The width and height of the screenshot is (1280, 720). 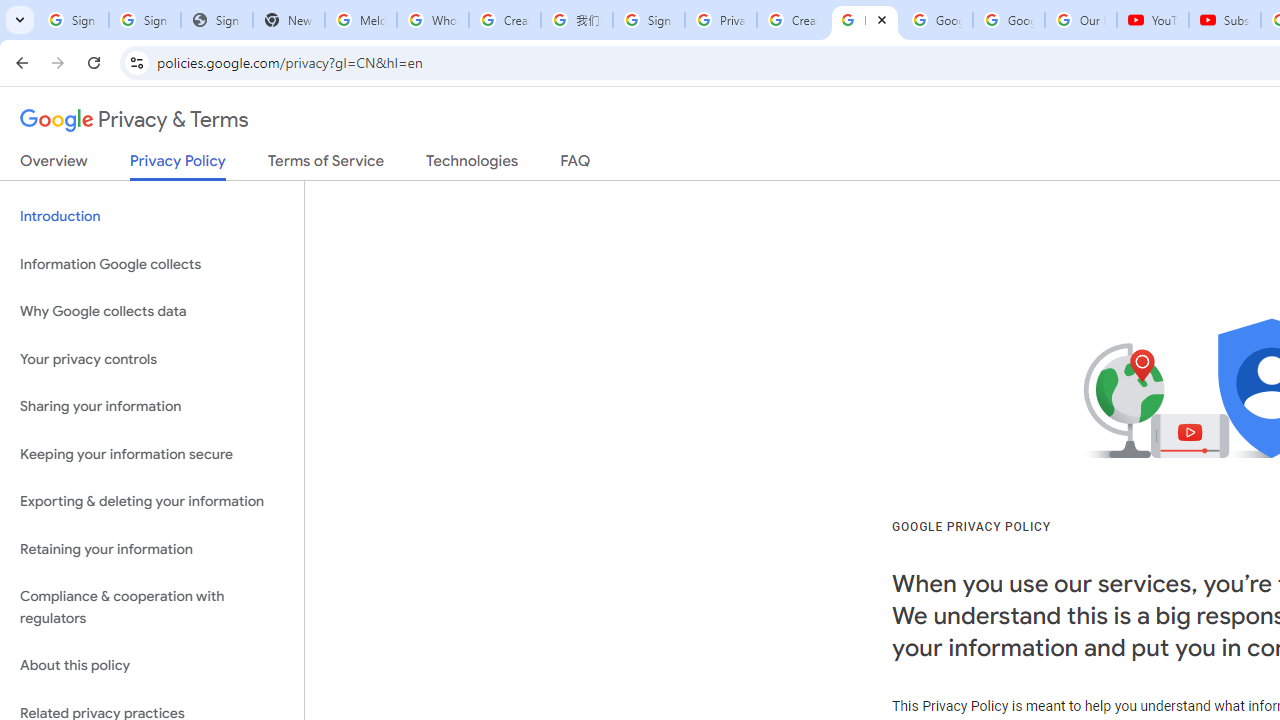 I want to click on 'Exporting & deleting your information', so click(x=151, y=501).